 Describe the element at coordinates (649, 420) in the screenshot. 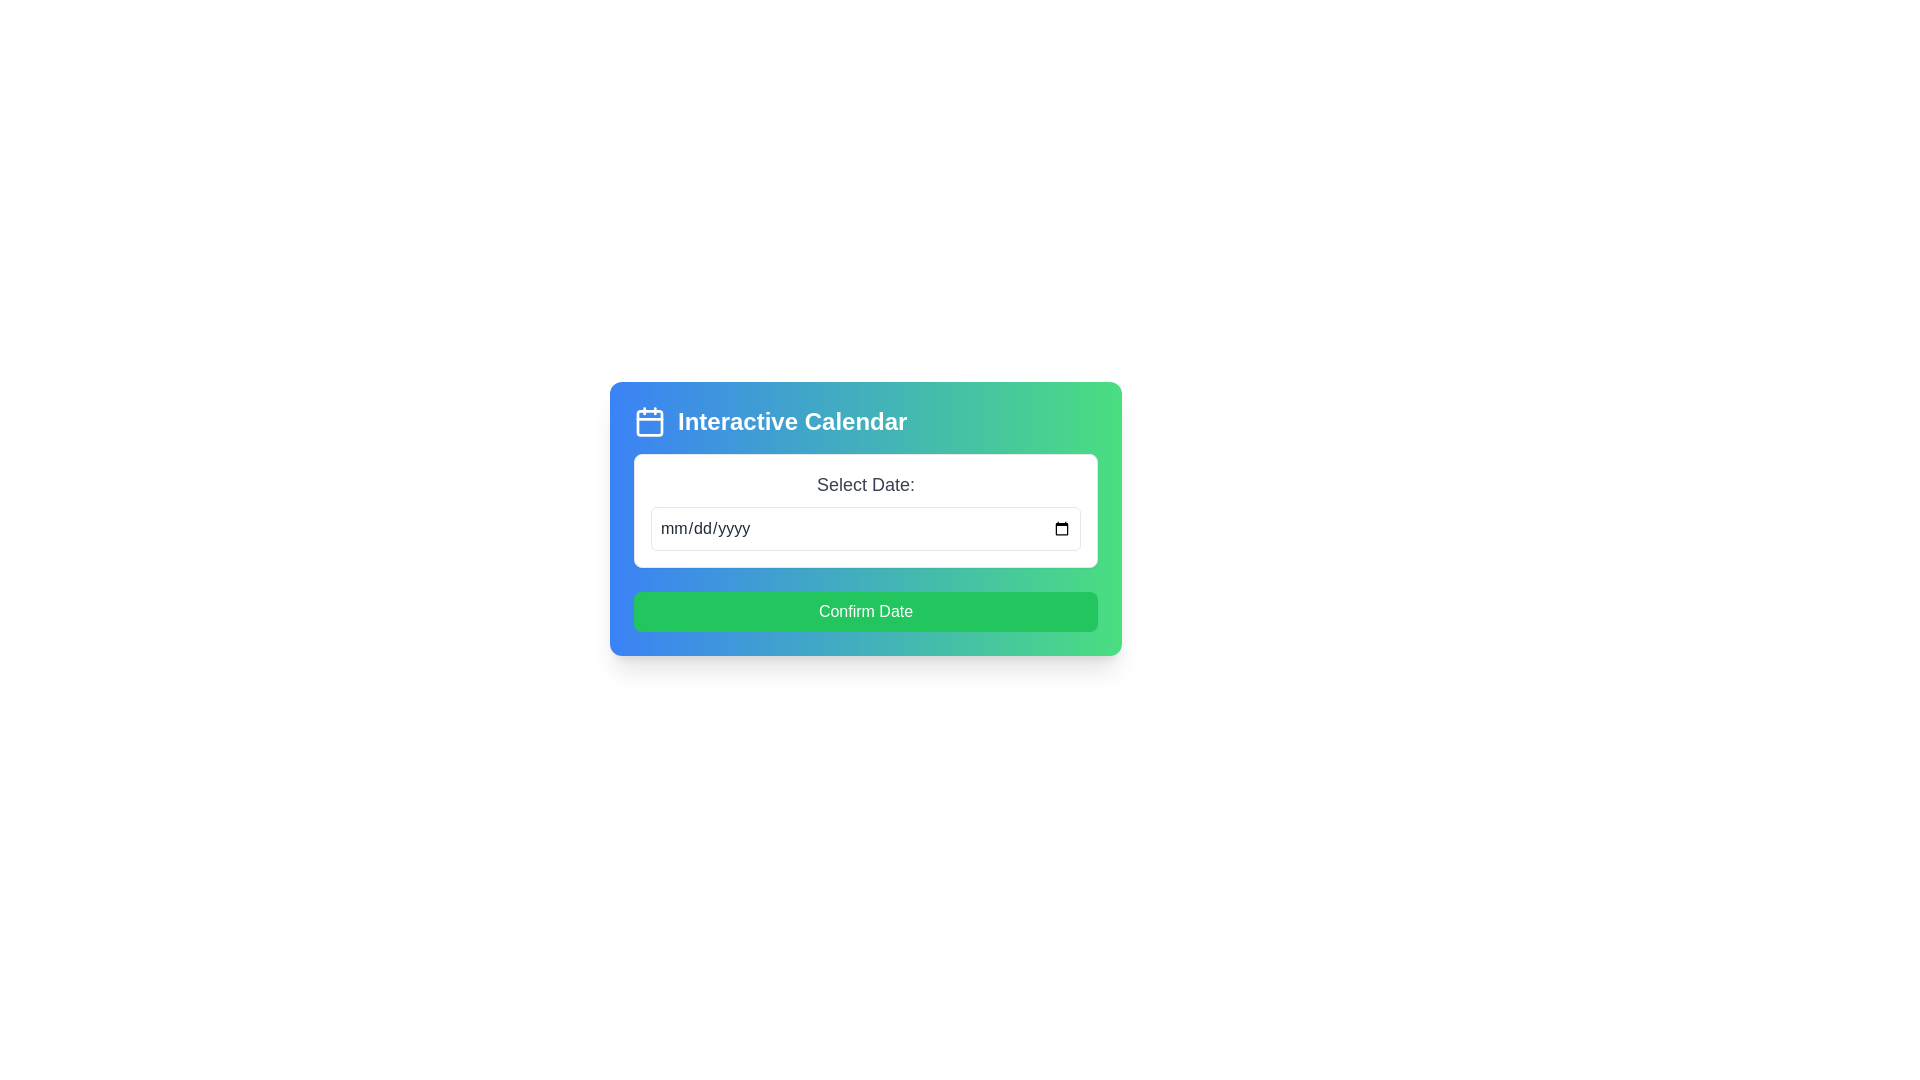

I see `the square calendar icon with a blue background located next to the title text 'Interactive Calendar'` at that location.